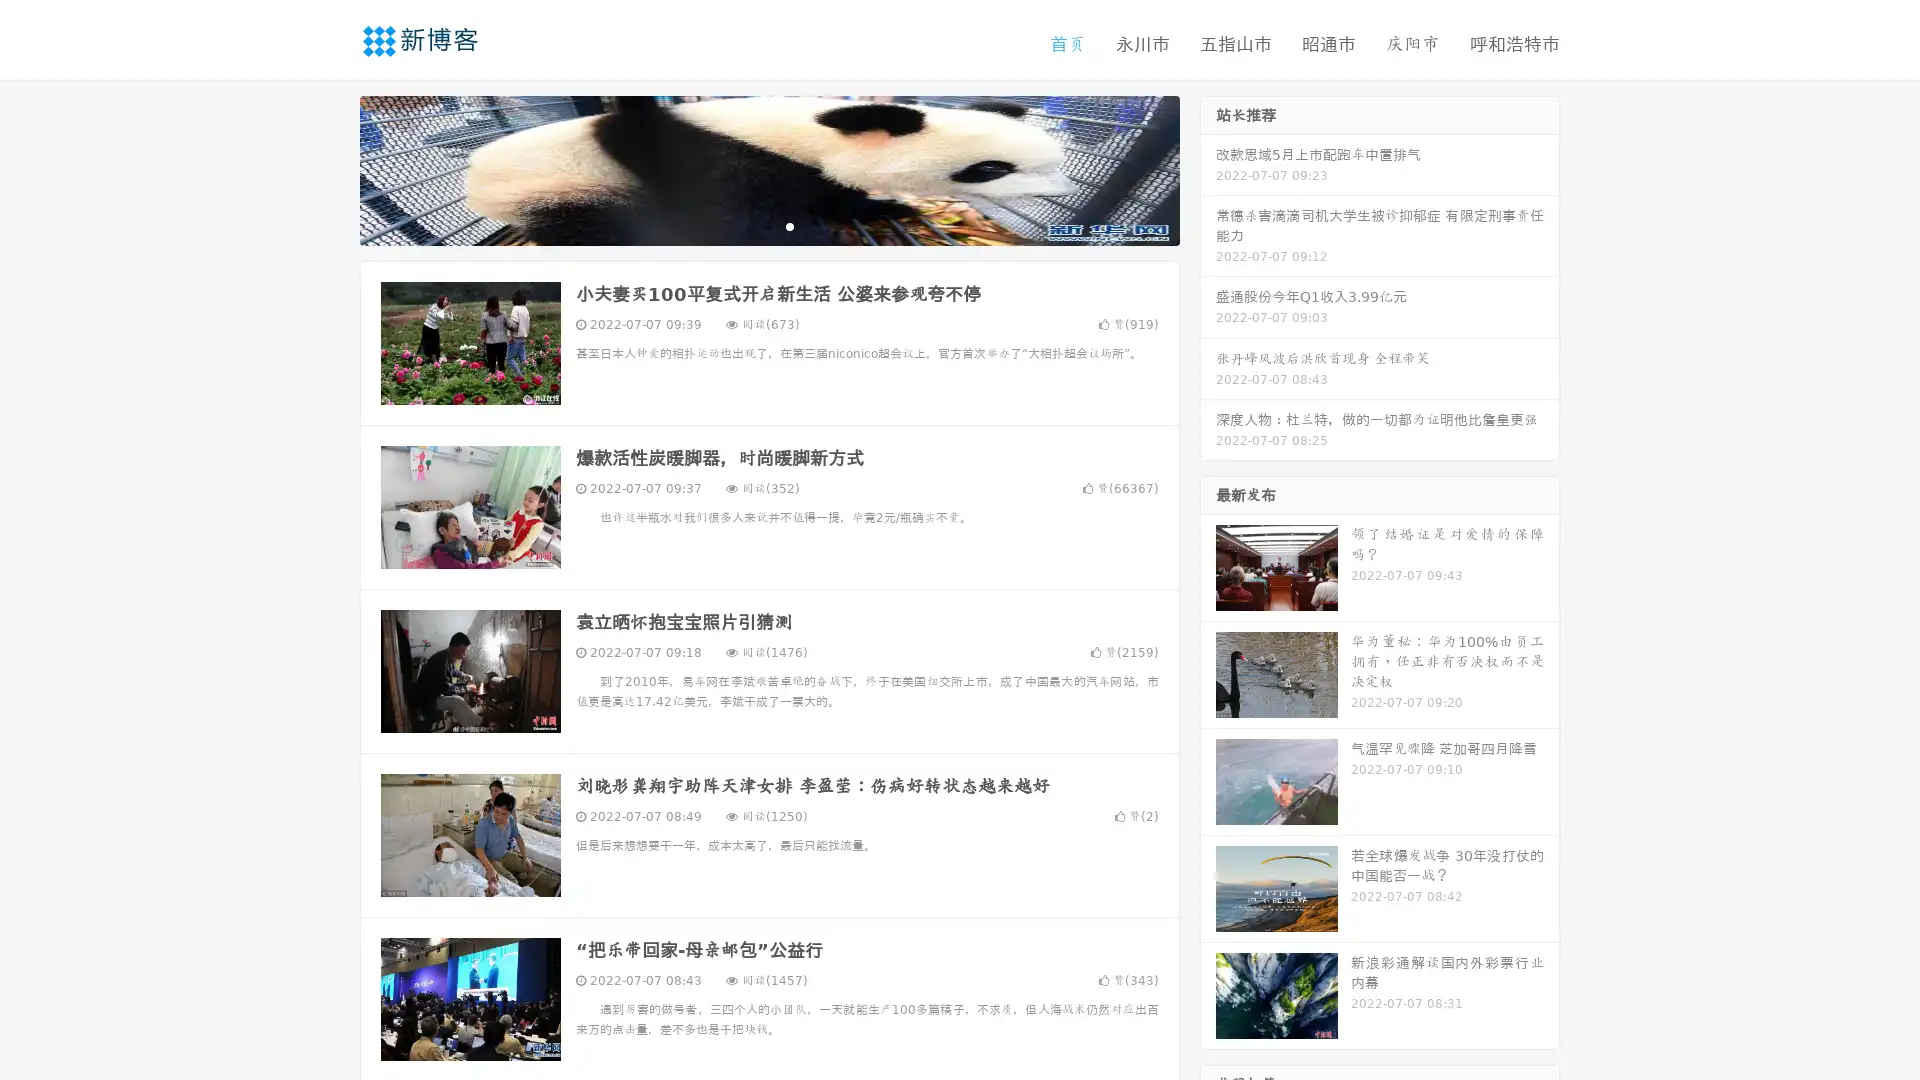 The width and height of the screenshot is (1920, 1080). What do you see at coordinates (1208, 168) in the screenshot?
I see `Next slide` at bounding box center [1208, 168].